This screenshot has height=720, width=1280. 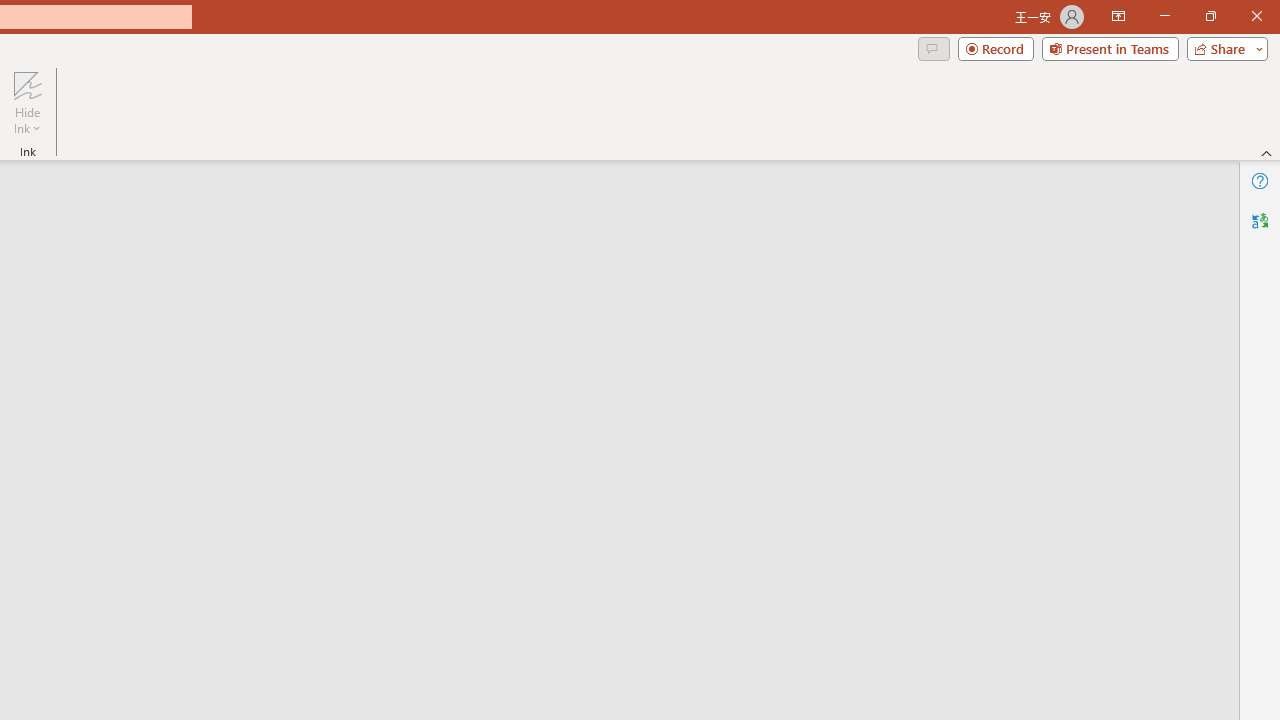 What do you see at coordinates (27, 103) in the screenshot?
I see `'Hide Ink'` at bounding box center [27, 103].